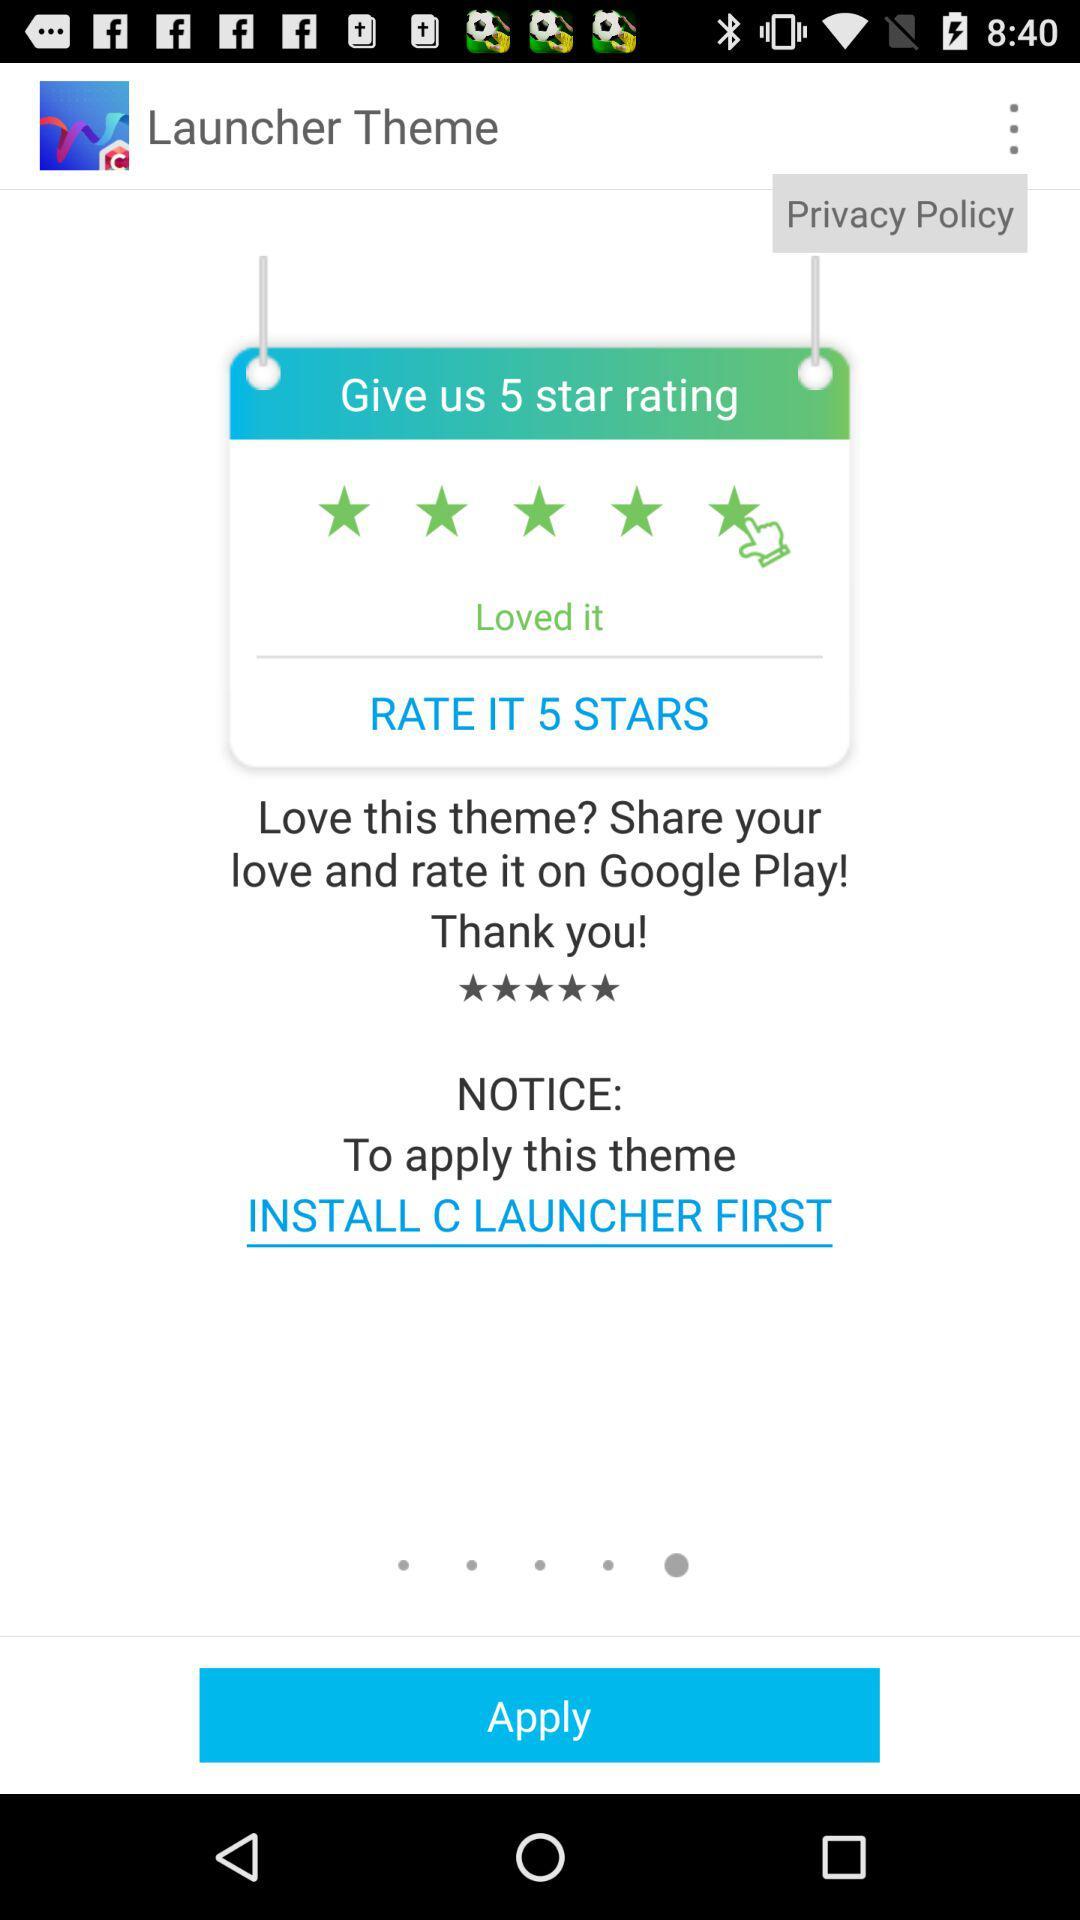 The width and height of the screenshot is (1080, 1920). What do you see at coordinates (1014, 128) in the screenshot?
I see `item above the privacy policy item` at bounding box center [1014, 128].